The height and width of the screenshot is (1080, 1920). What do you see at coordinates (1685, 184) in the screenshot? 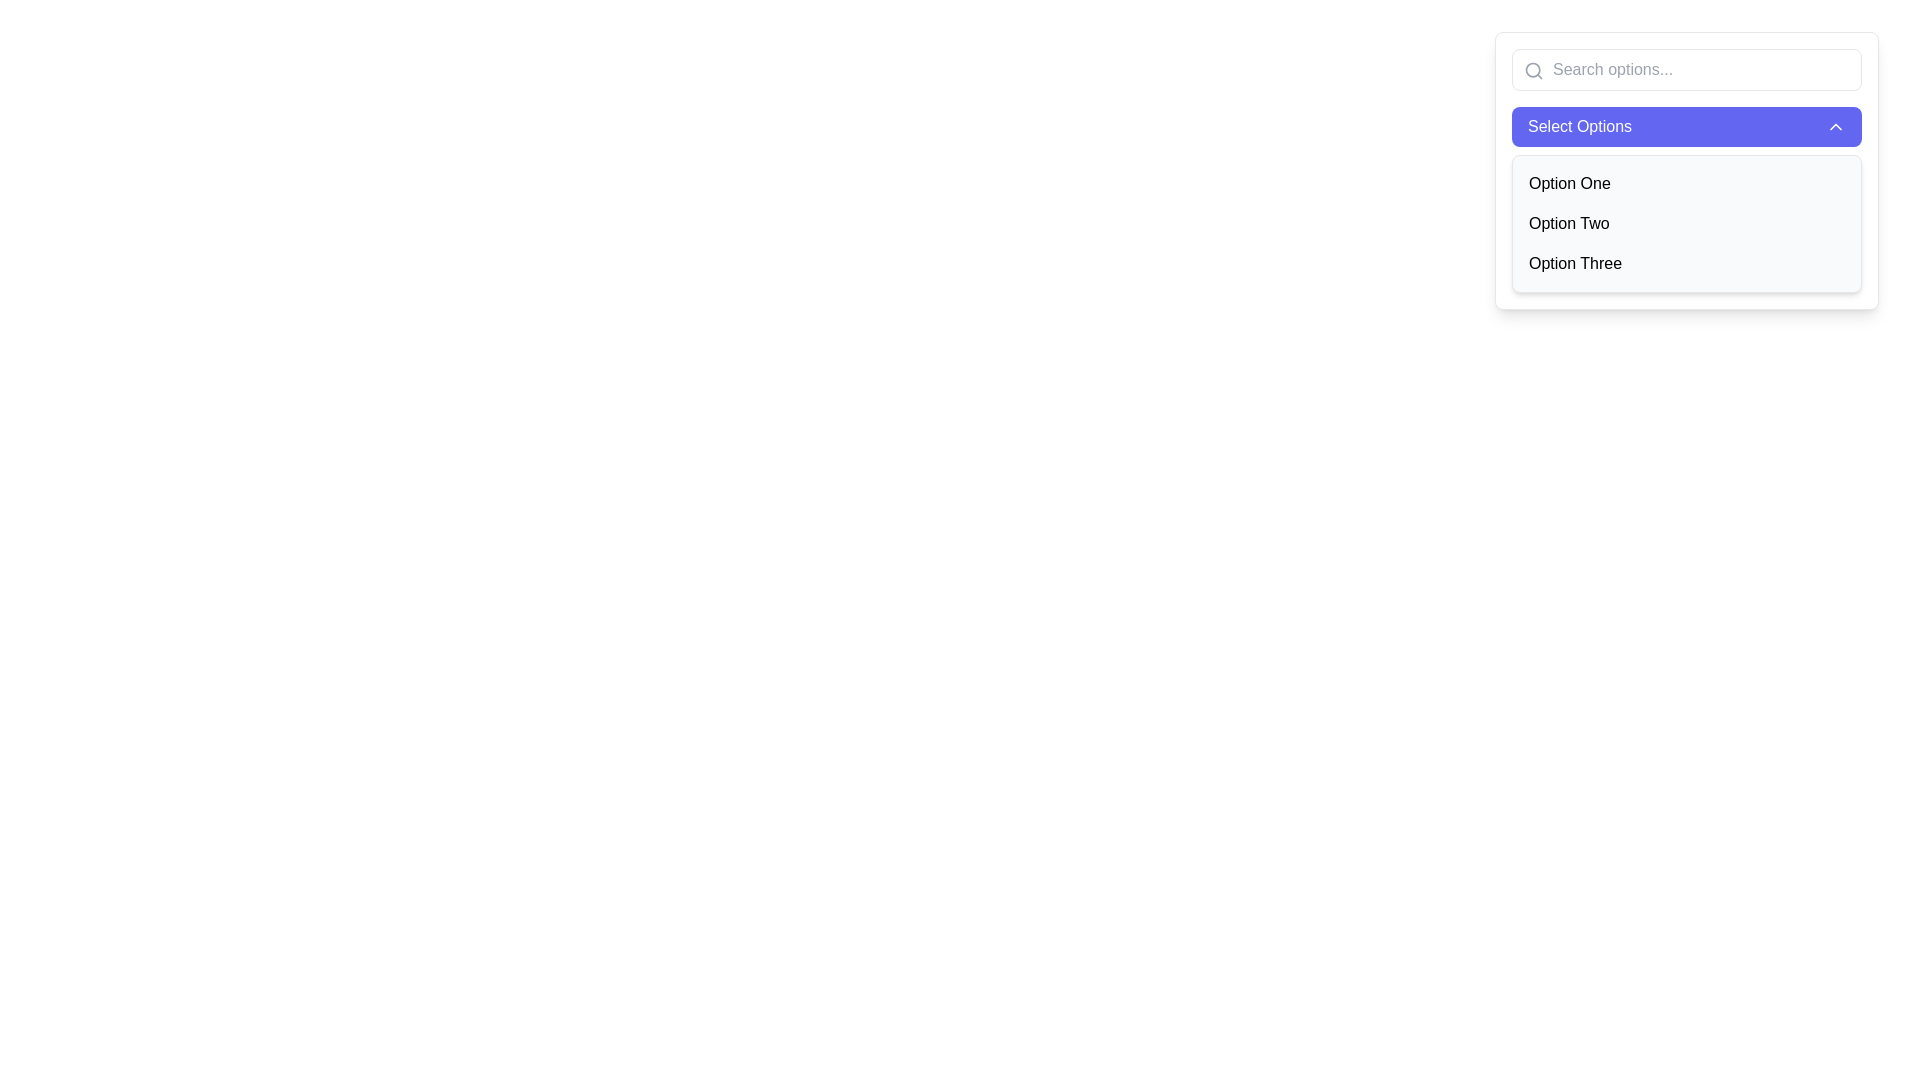
I see `the first entry of the dropdown menu, which is positioned below the 'Select Options' button` at bounding box center [1685, 184].